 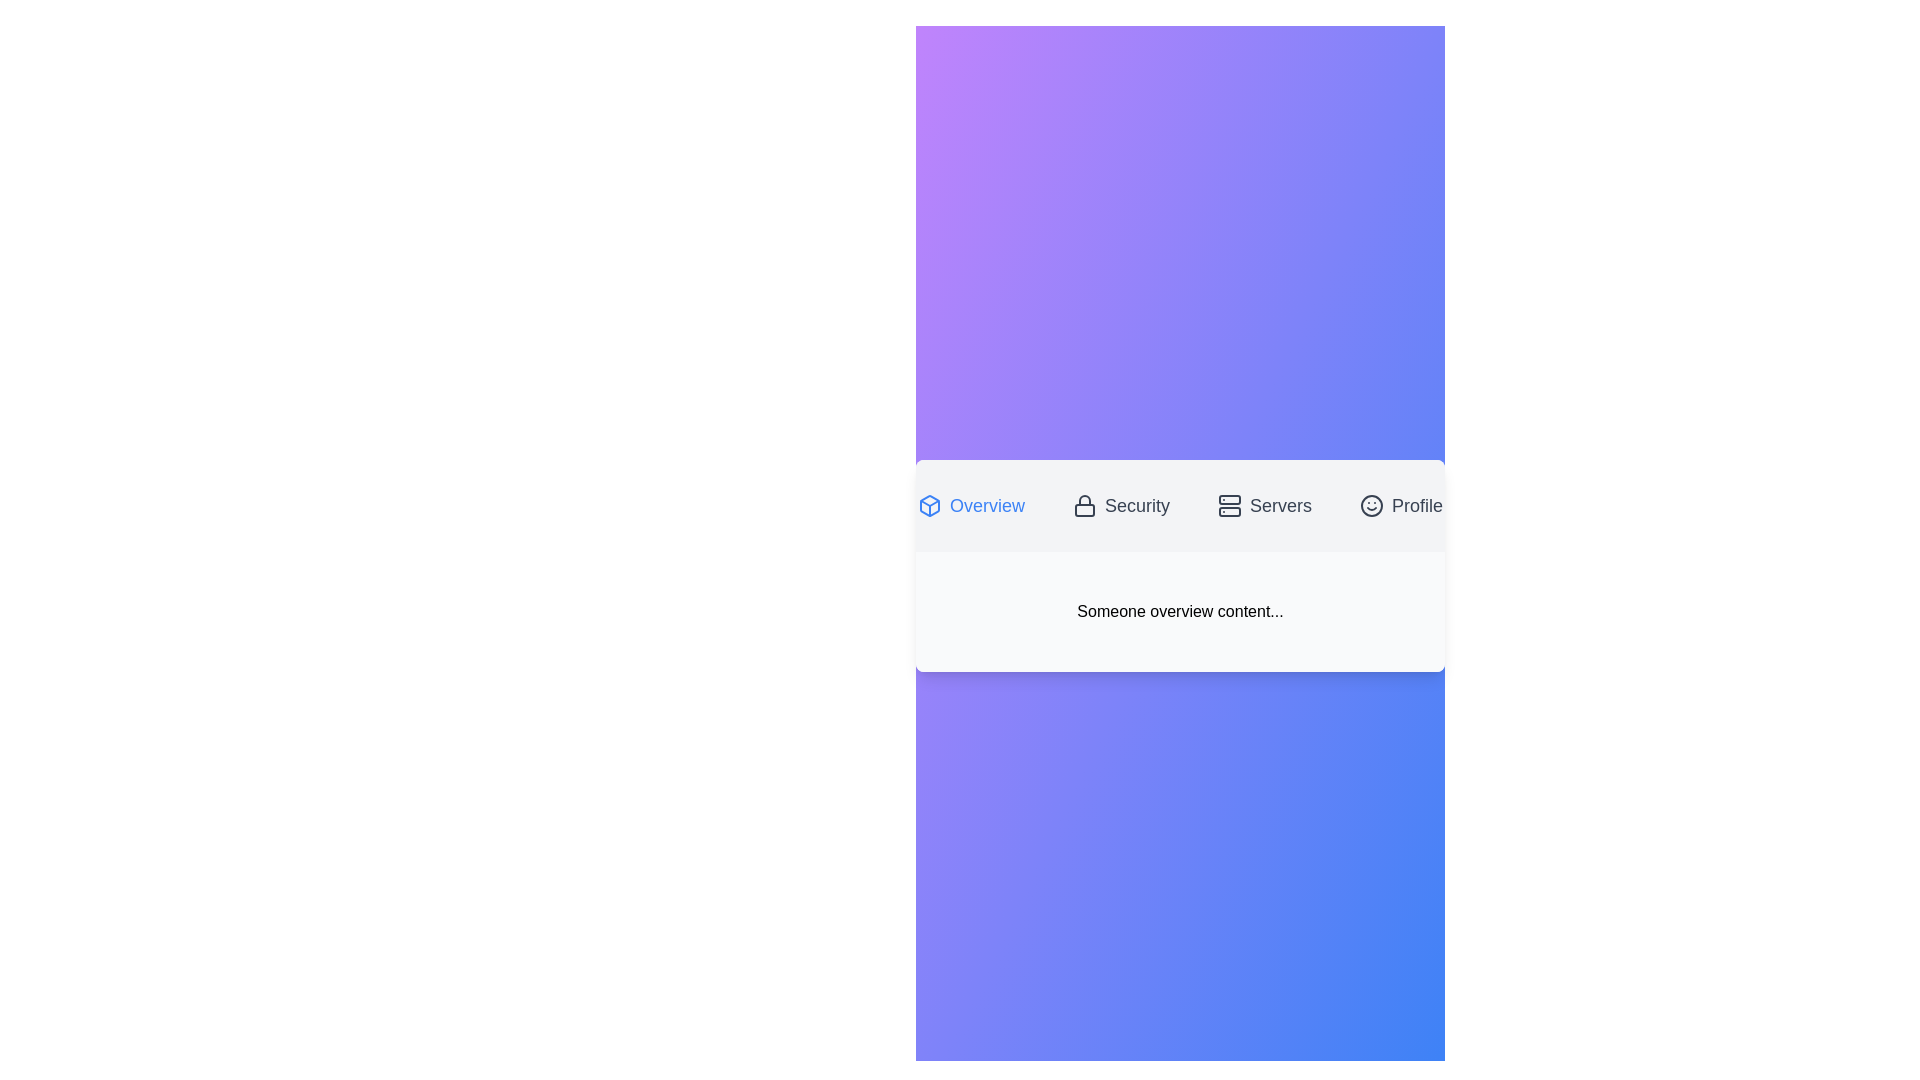 What do you see at coordinates (1264, 504) in the screenshot?
I see `the 'Servers' button with an embedded icon and text, which is the third button in the navigation bar` at bounding box center [1264, 504].